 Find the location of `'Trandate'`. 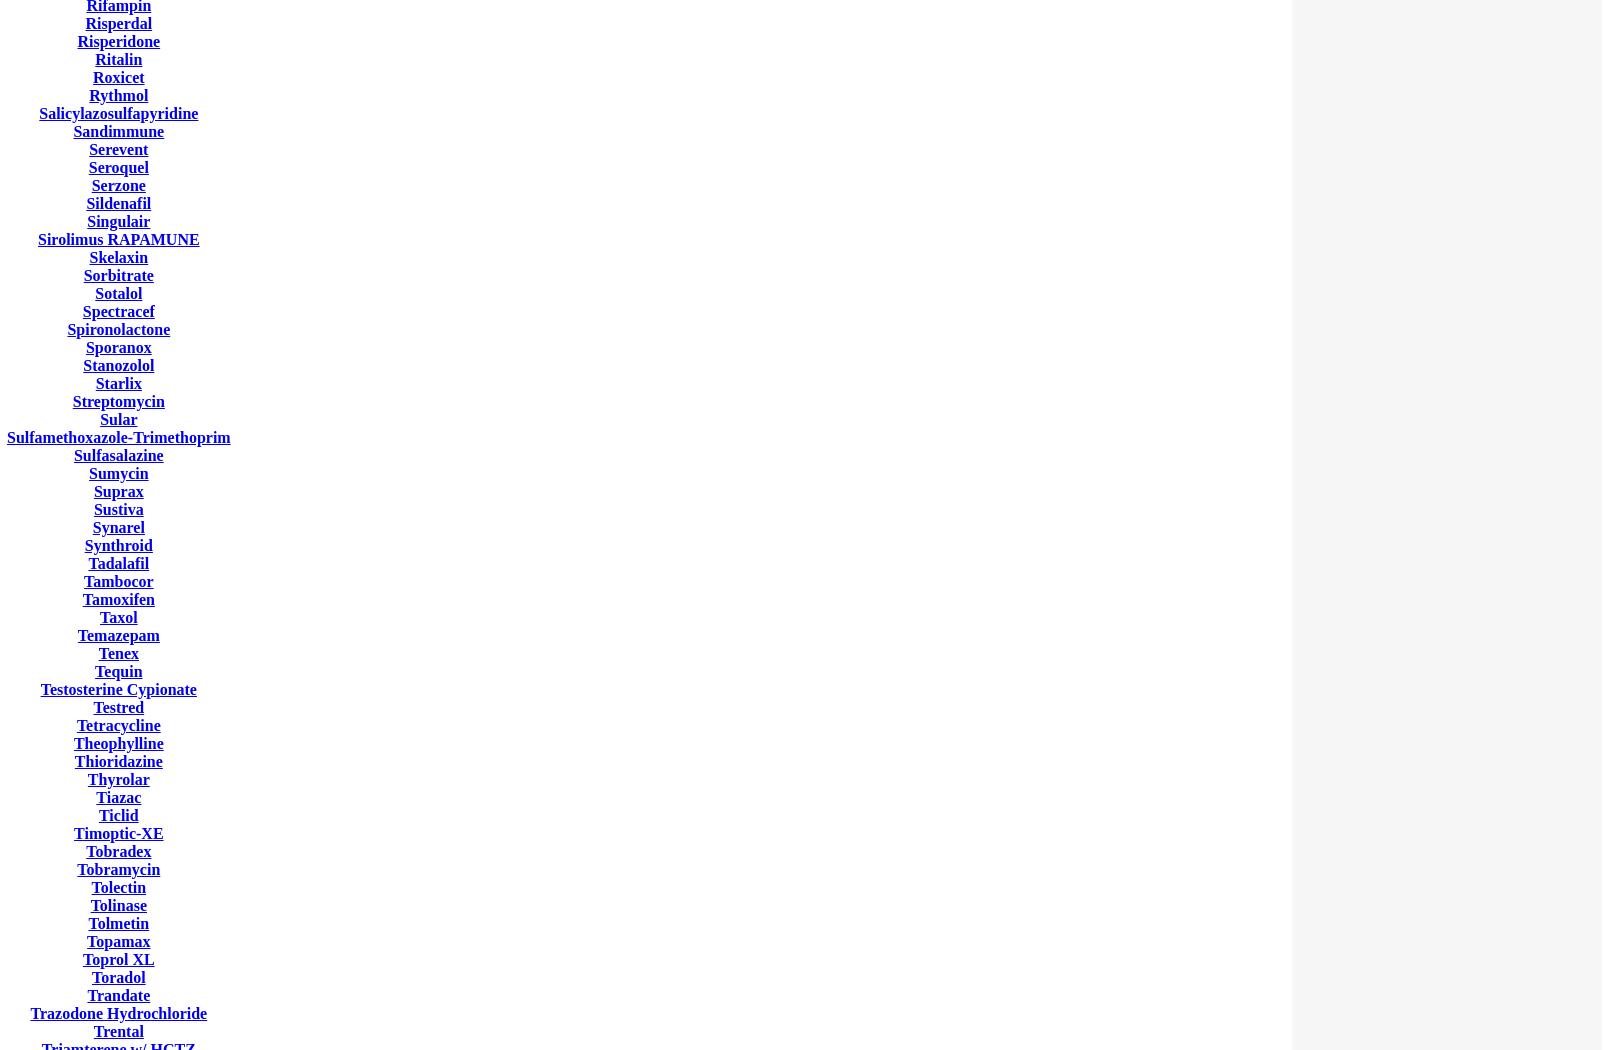

'Trandate' is located at coordinates (118, 995).